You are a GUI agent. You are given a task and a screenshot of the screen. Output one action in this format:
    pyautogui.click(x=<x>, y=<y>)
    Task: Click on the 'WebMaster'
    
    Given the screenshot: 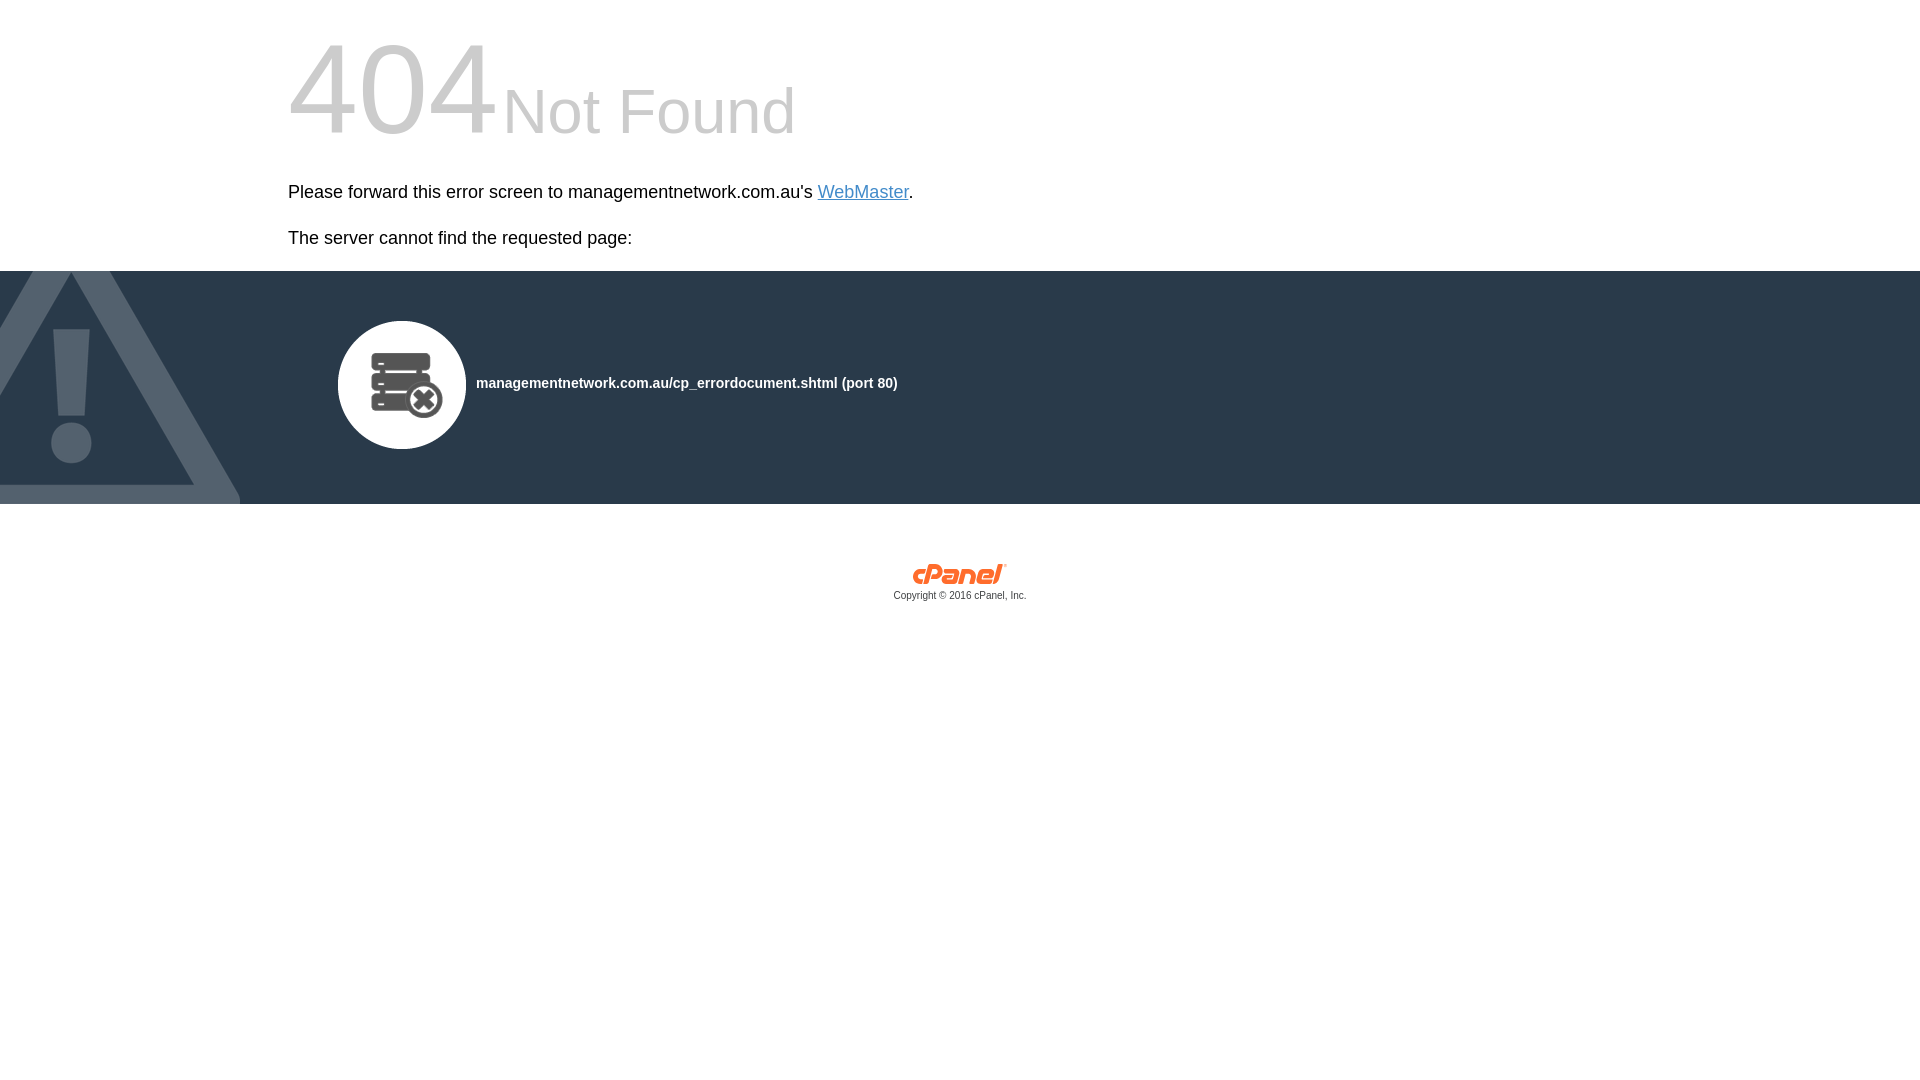 What is the action you would take?
    pyautogui.click(x=863, y=192)
    